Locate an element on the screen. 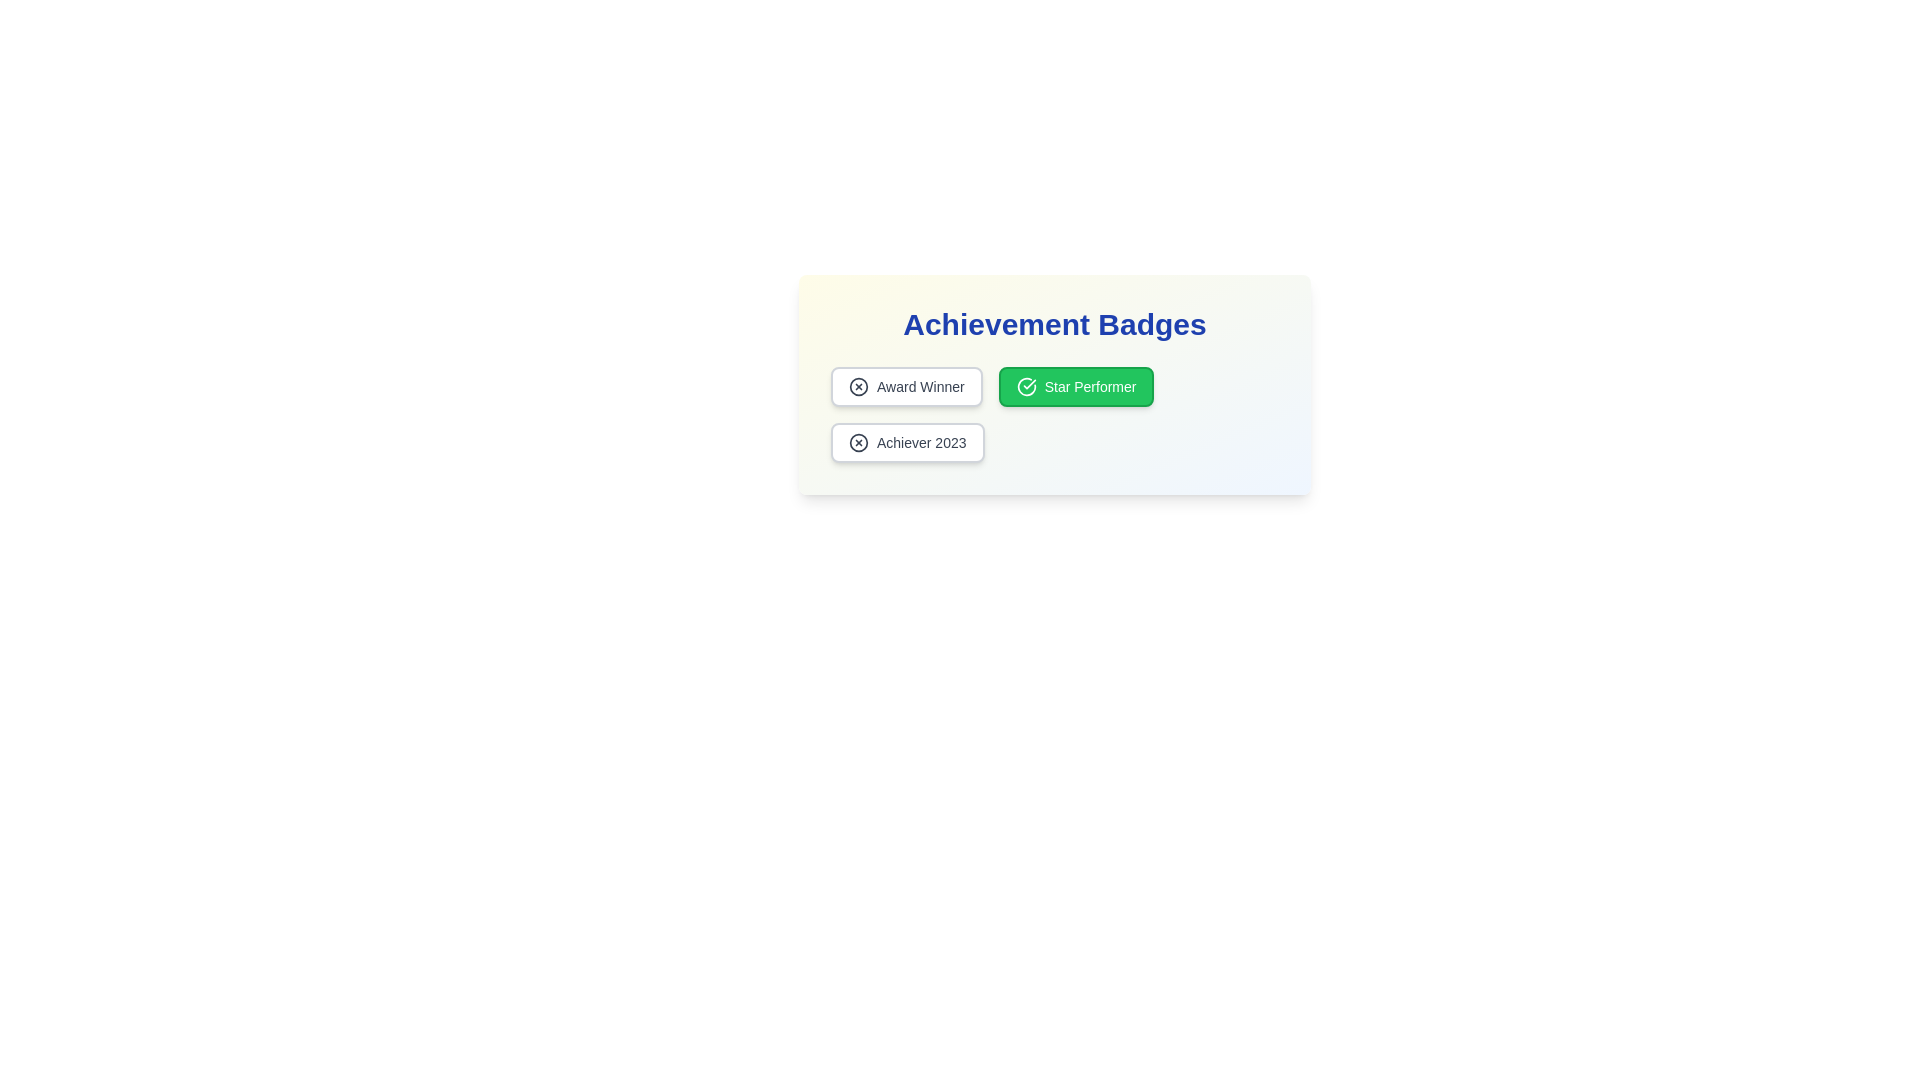  the badge labeled Star Performer to observe its hover effect is located at coordinates (1075, 386).